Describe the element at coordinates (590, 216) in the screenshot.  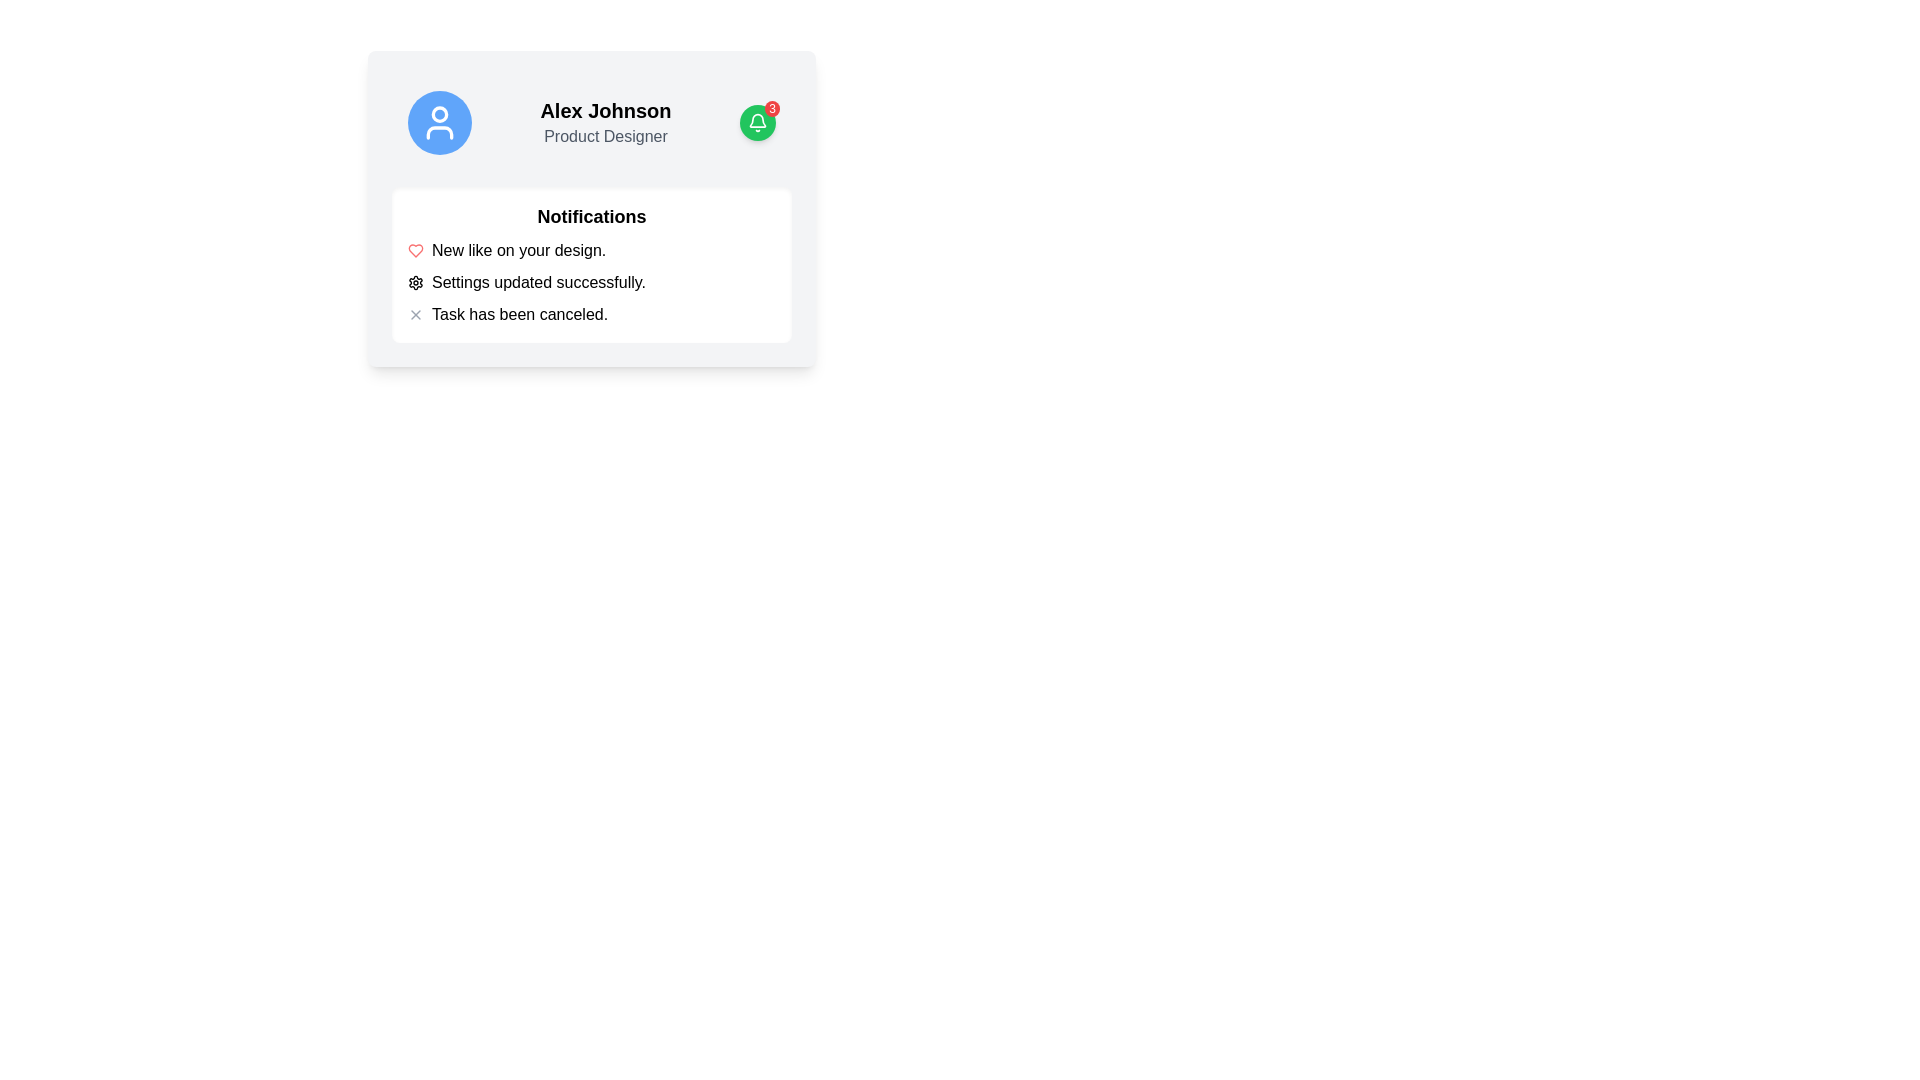
I see `the heading text indicating the notifications section, which is positioned at the top of a white card displaying notification details` at that location.